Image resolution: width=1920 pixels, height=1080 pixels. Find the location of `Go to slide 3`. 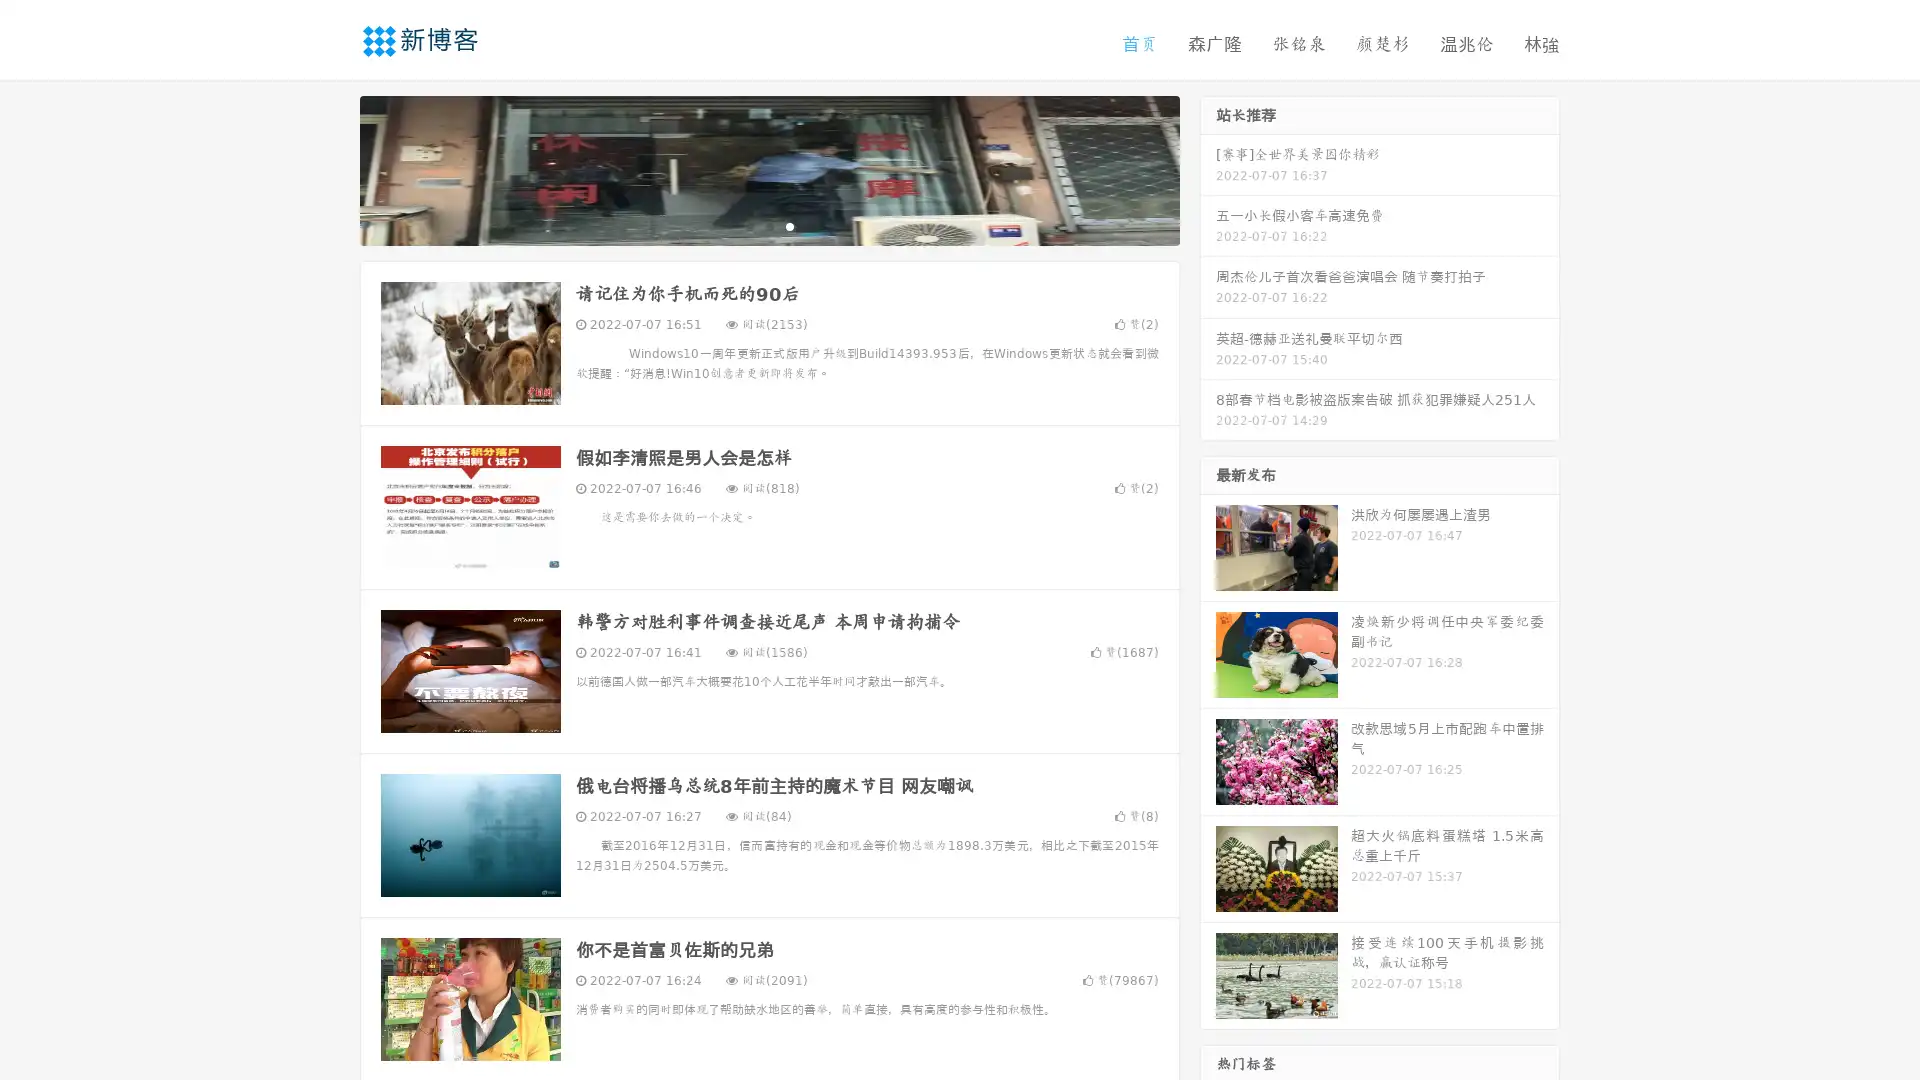

Go to slide 3 is located at coordinates (789, 225).